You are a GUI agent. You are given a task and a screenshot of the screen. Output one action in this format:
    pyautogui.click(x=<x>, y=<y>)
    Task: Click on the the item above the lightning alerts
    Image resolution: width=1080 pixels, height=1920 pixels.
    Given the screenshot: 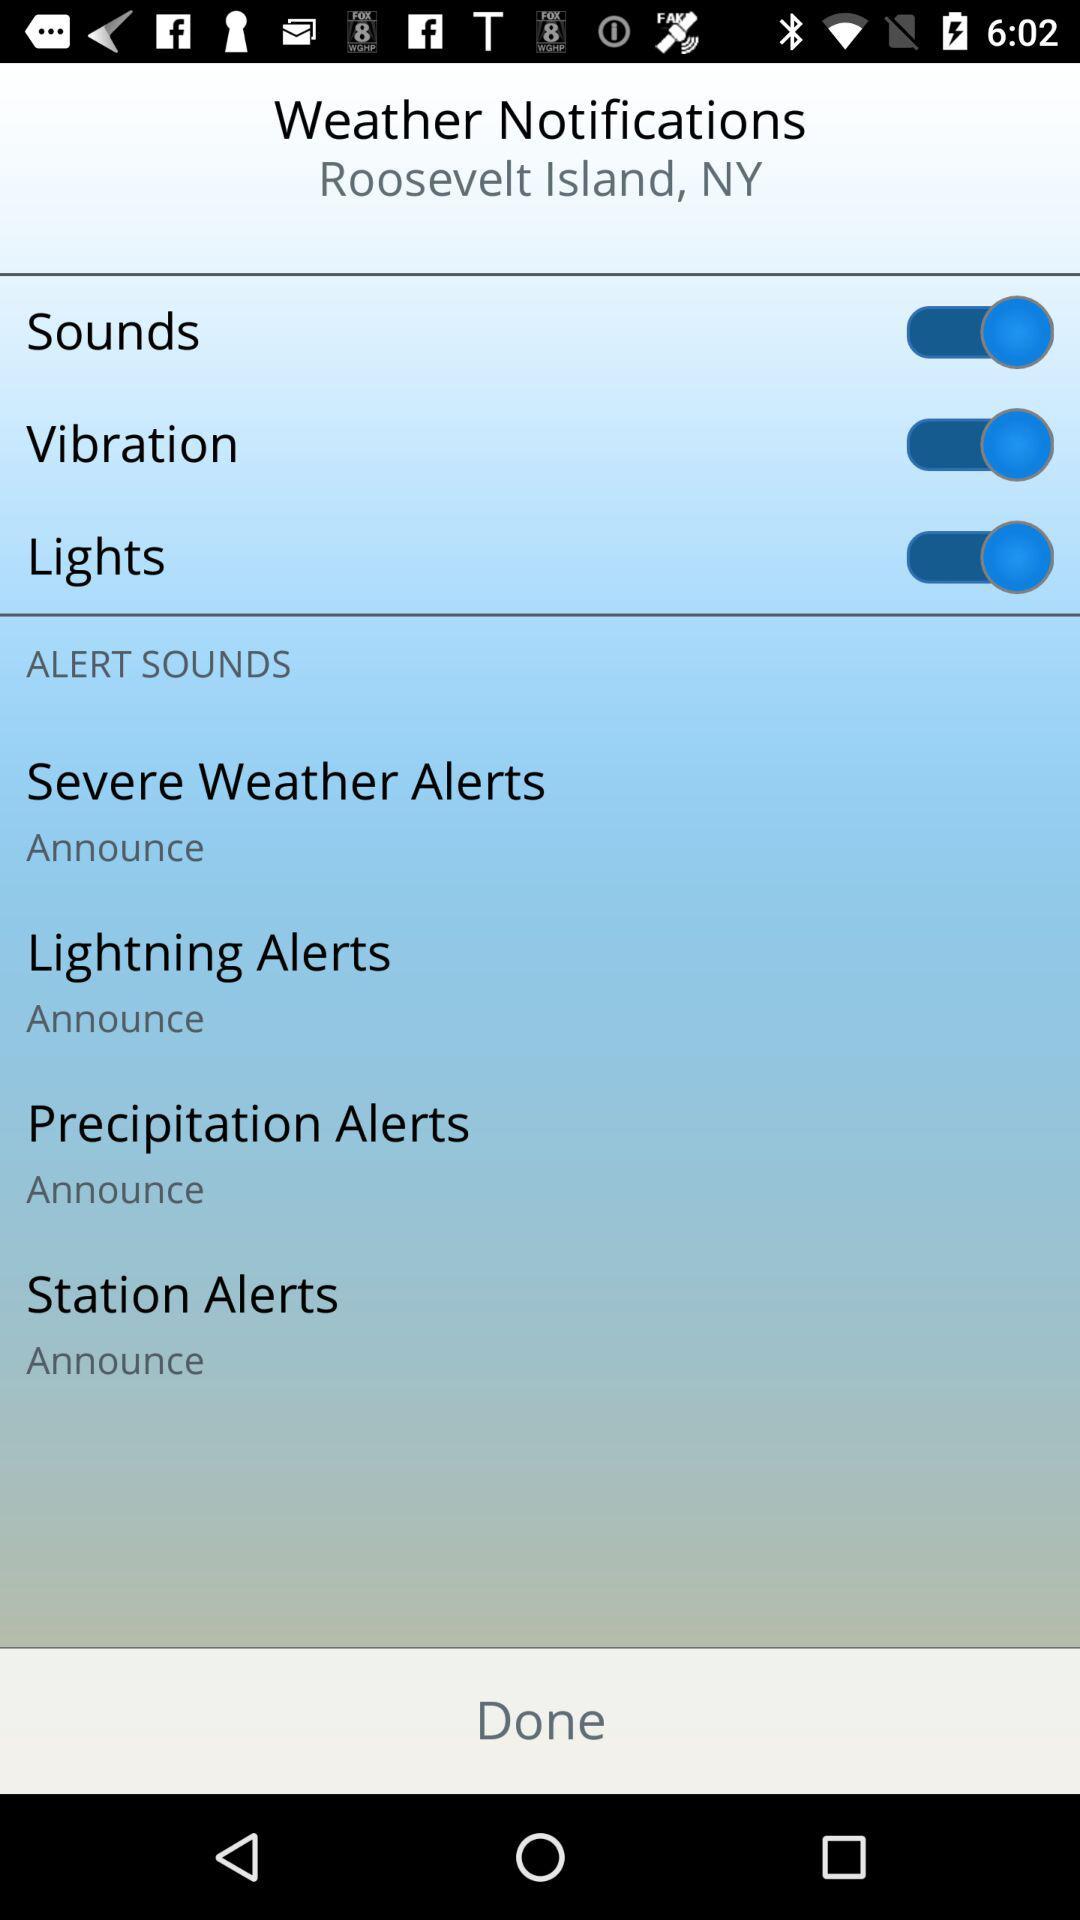 What is the action you would take?
    pyautogui.click(x=540, y=811)
    